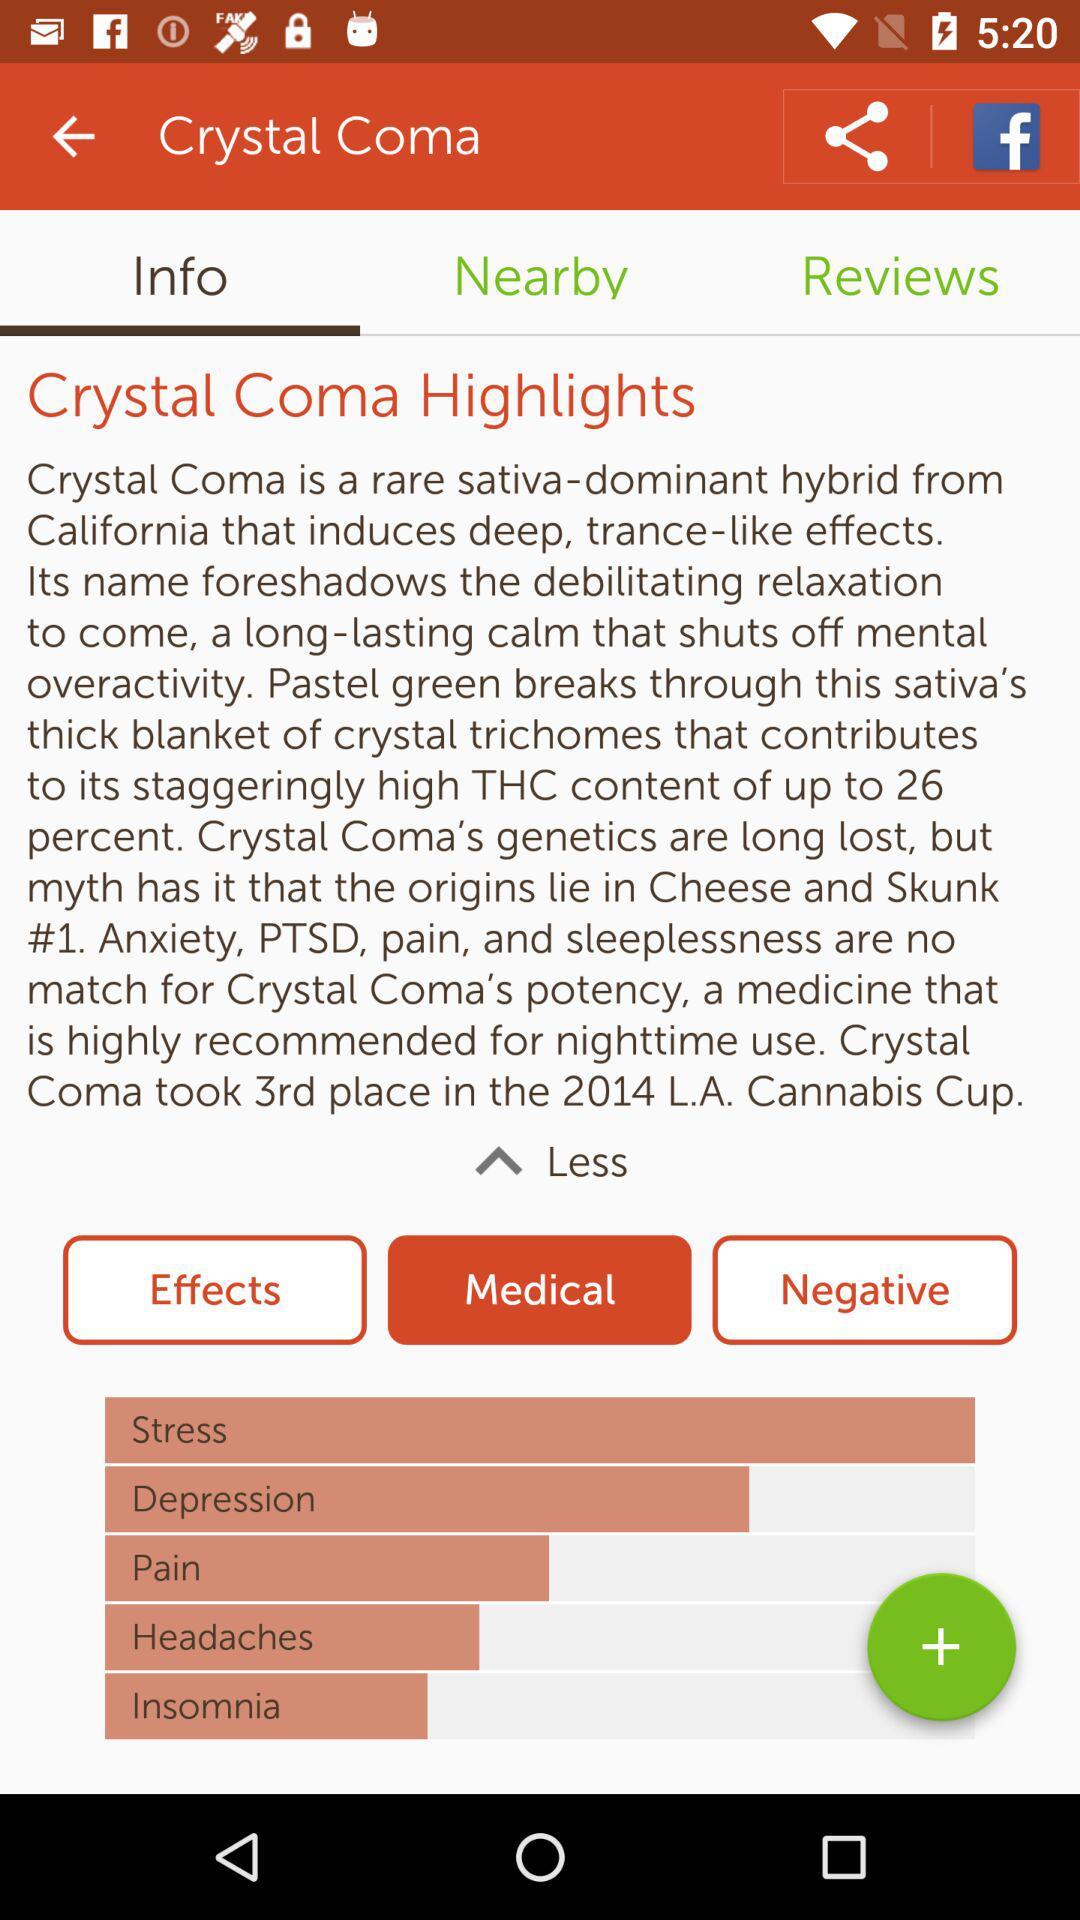 This screenshot has width=1080, height=1920. Describe the element at coordinates (855, 136) in the screenshot. I see `share` at that location.